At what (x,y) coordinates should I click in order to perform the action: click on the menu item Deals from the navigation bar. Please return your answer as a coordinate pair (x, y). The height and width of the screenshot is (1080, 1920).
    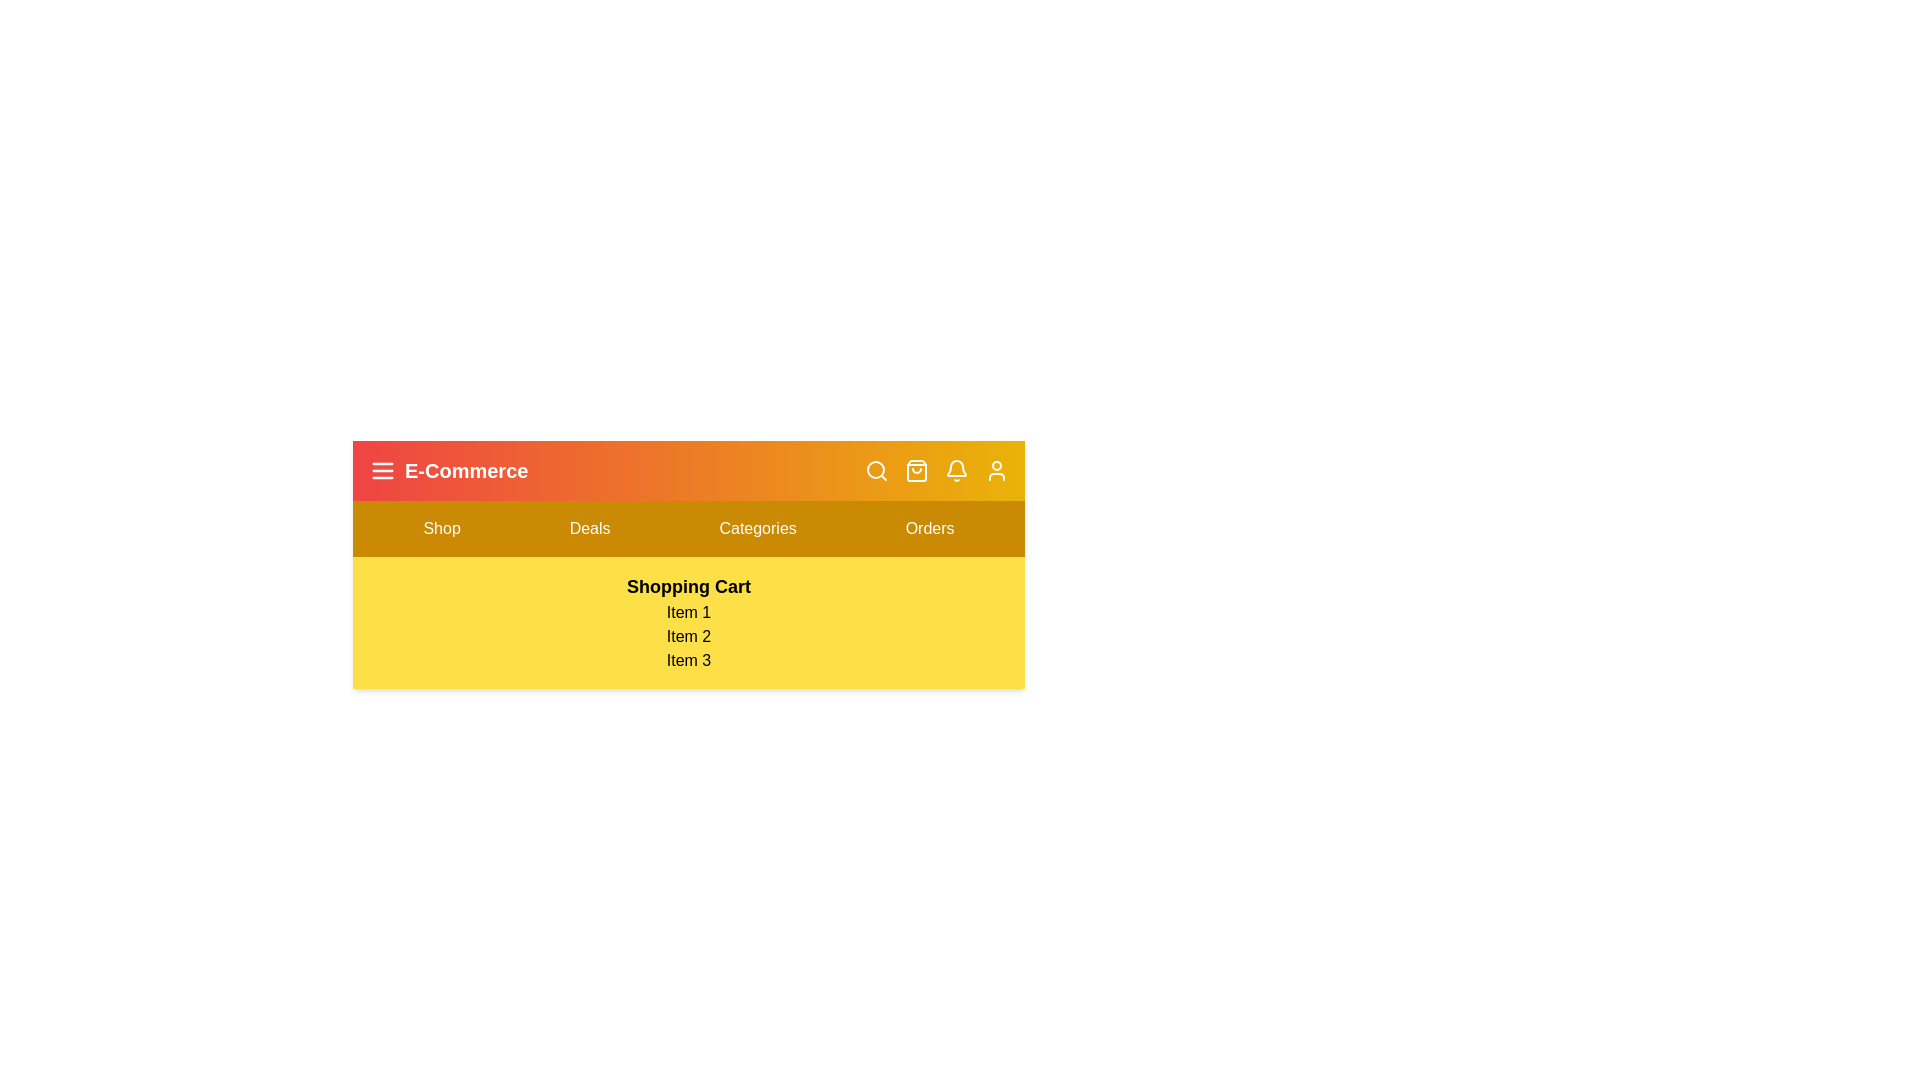
    Looking at the image, I should click on (589, 527).